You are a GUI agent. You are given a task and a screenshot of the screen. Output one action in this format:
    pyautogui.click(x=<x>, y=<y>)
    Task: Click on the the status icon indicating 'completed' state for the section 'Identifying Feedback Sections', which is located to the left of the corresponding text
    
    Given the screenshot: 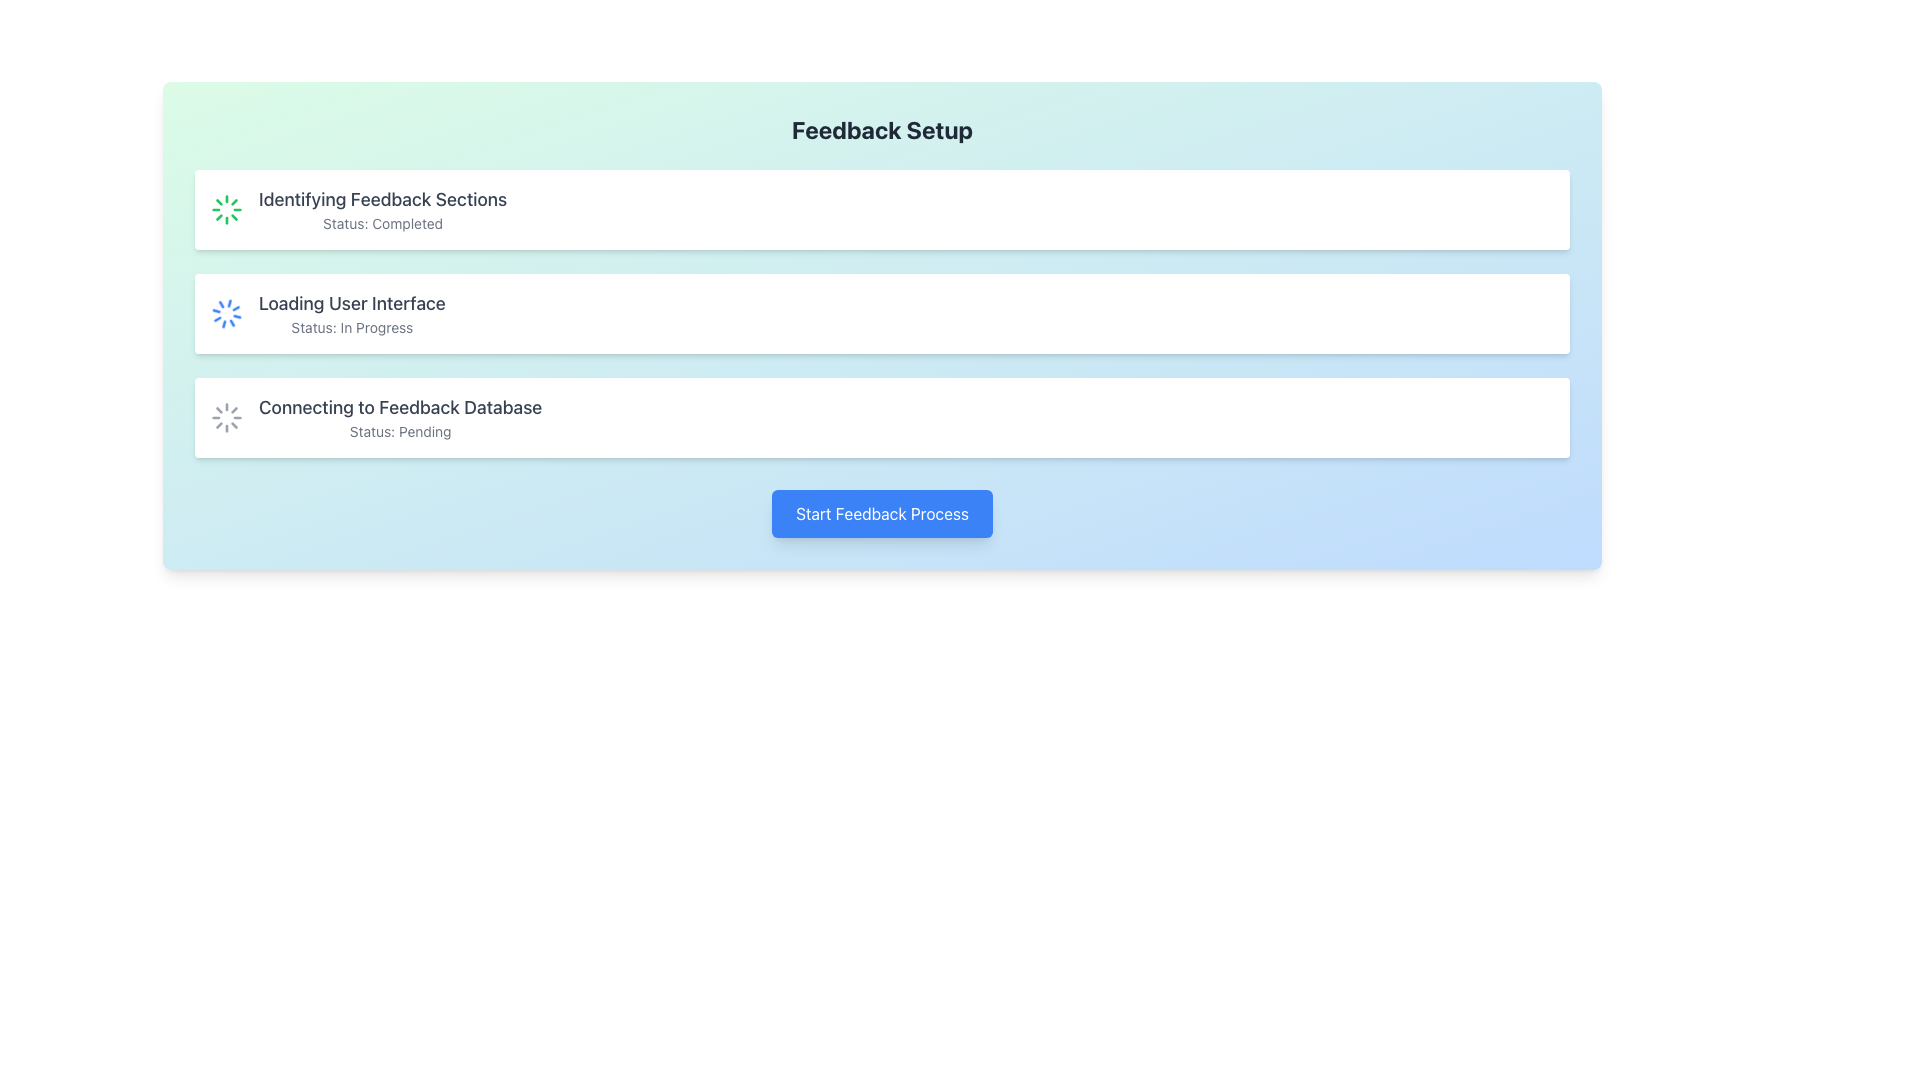 What is the action you would take?
    pyautogui.click(x=226, y=209)
    